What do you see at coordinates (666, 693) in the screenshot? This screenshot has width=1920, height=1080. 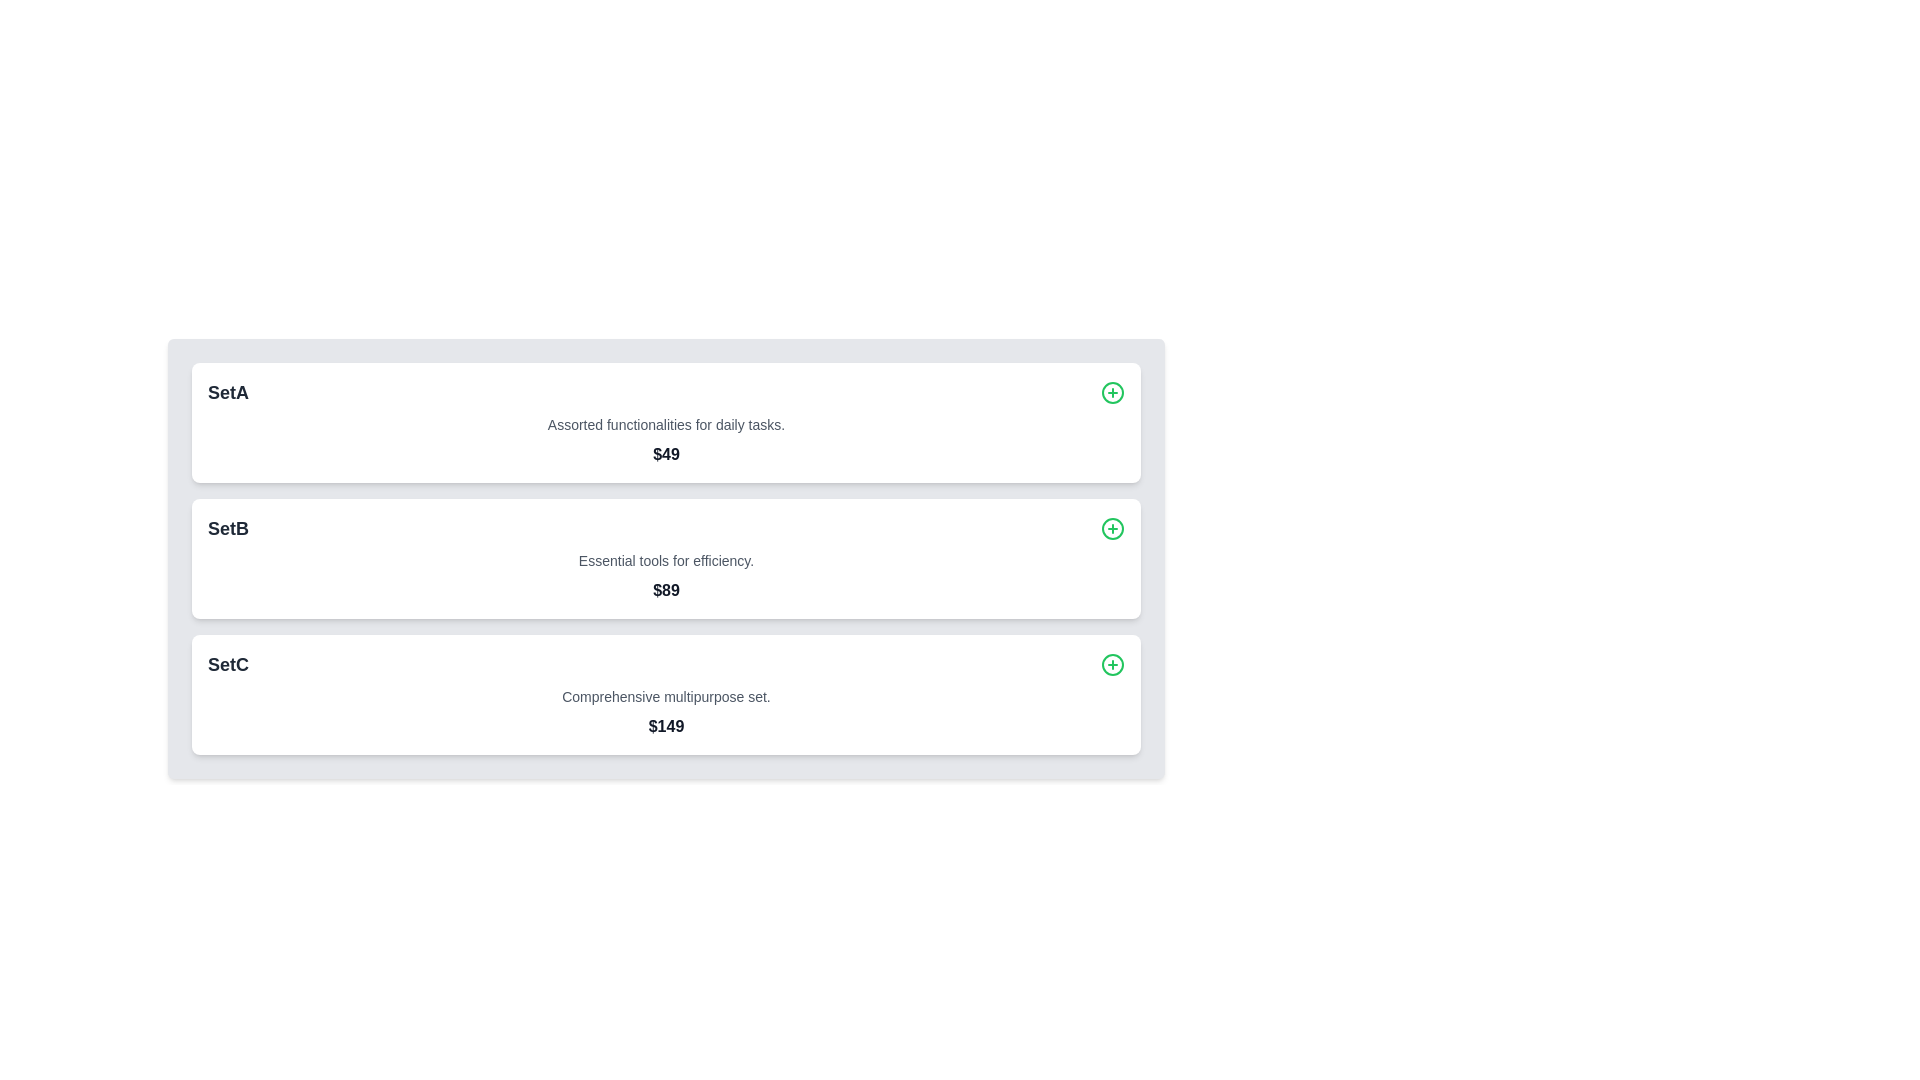 I see `the card titled 'SetC' with a white background and rounded corners` at bounding box center [666, 693].